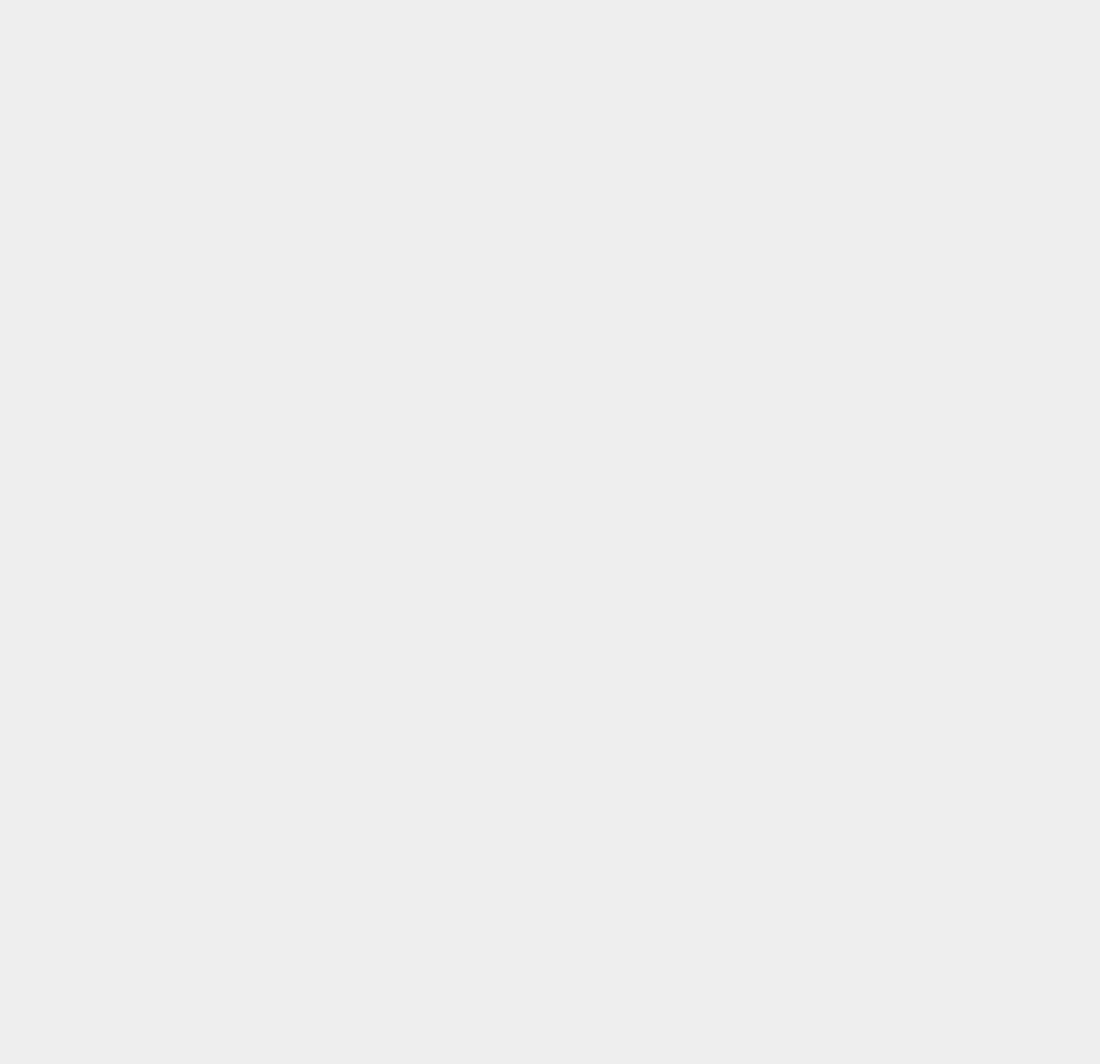 This screenshot has width=1100, height=1064. I want to click on 'h3lix', so click(792, 1030).